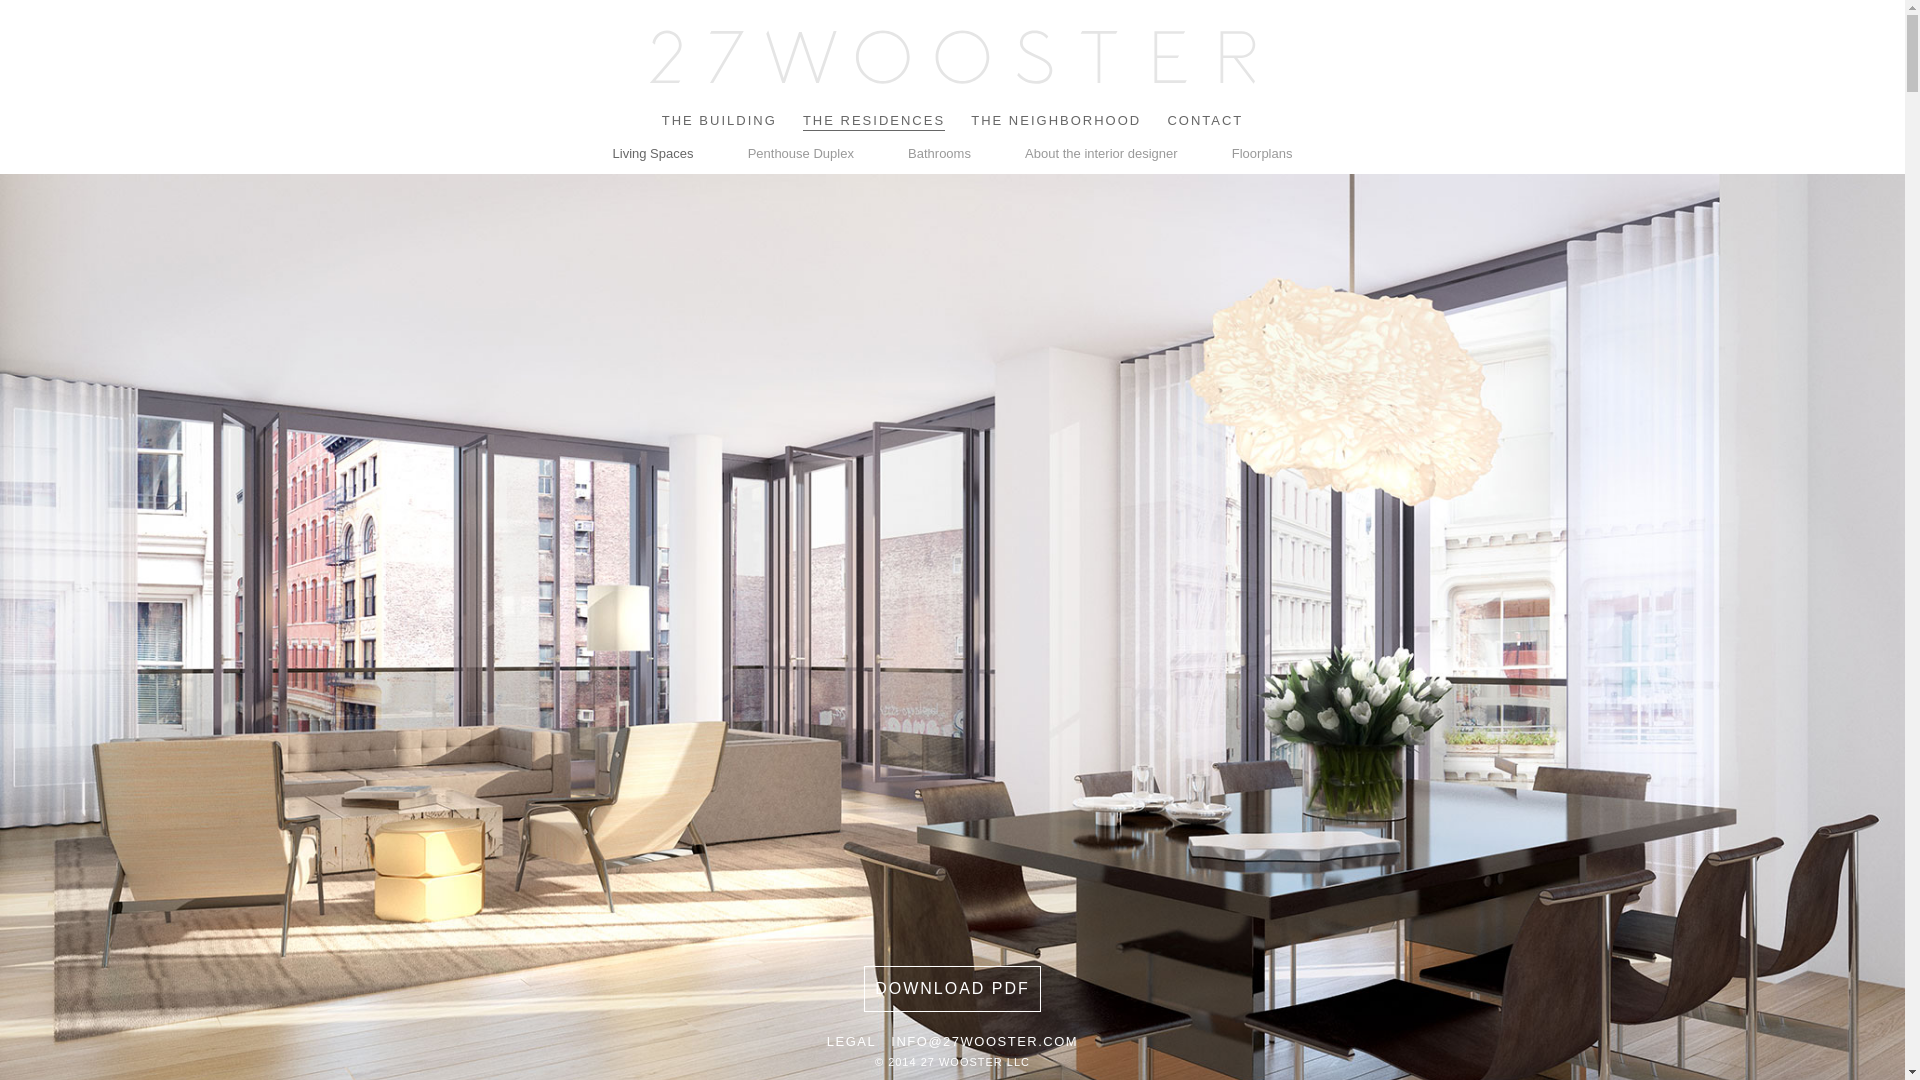  I want to click on 'THE BUILDING', so click(719, 120).